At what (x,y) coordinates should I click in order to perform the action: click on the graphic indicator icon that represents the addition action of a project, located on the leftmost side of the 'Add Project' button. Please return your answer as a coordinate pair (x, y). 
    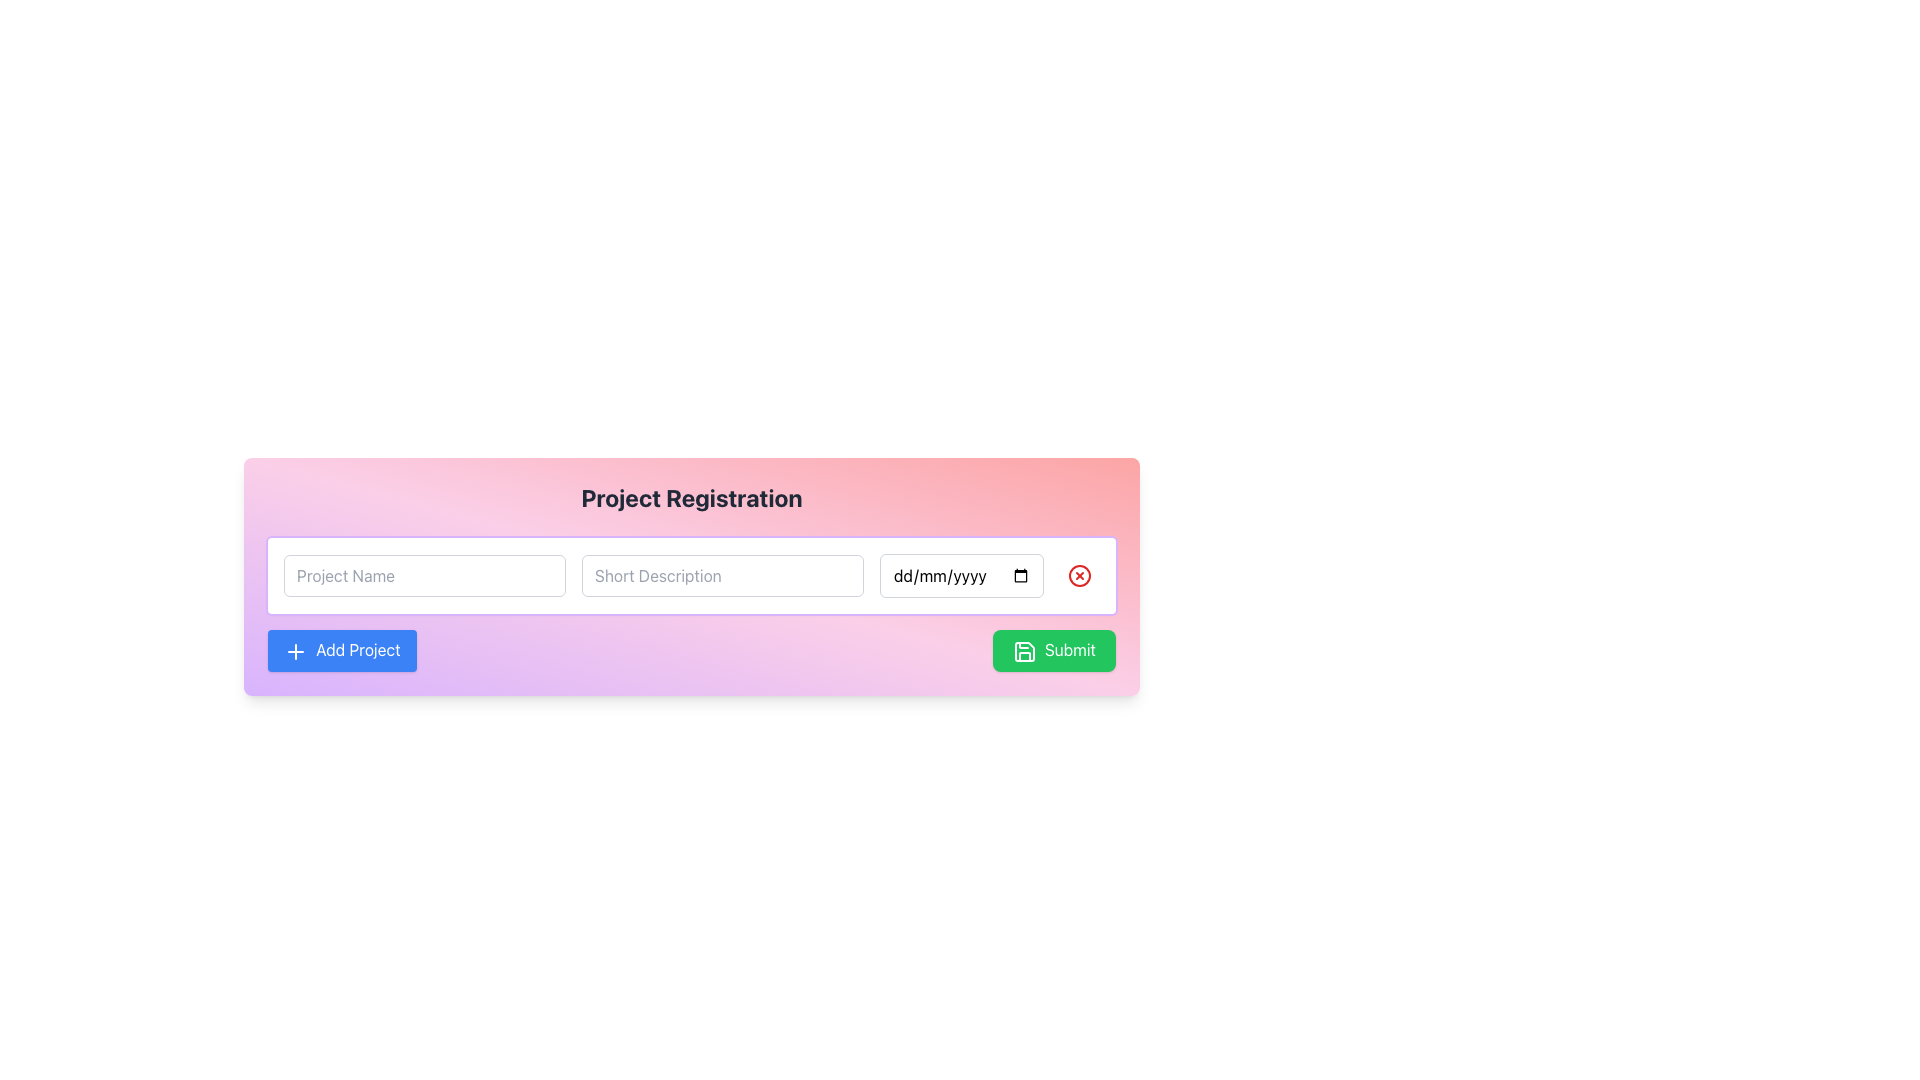
    Looking at the image, I should click on (295, 651).